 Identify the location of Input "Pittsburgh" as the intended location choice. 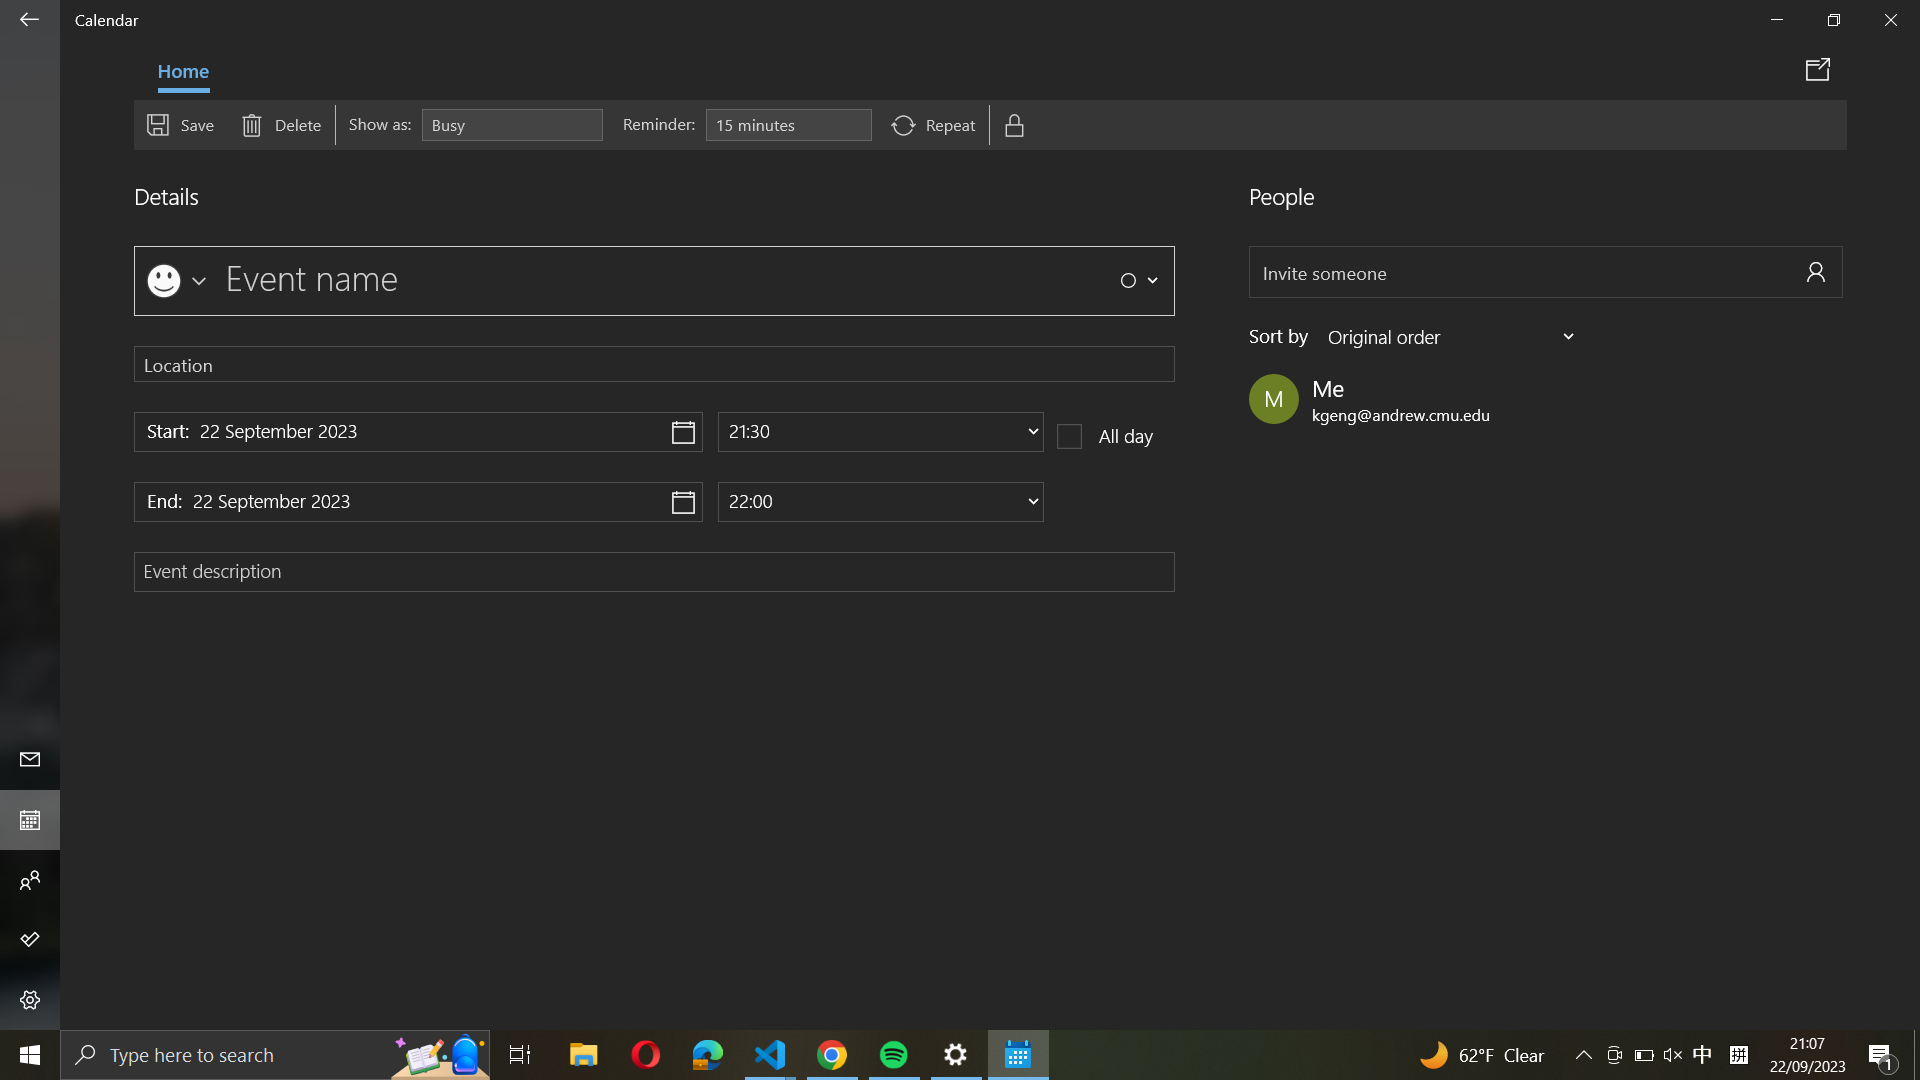
(654, 363).